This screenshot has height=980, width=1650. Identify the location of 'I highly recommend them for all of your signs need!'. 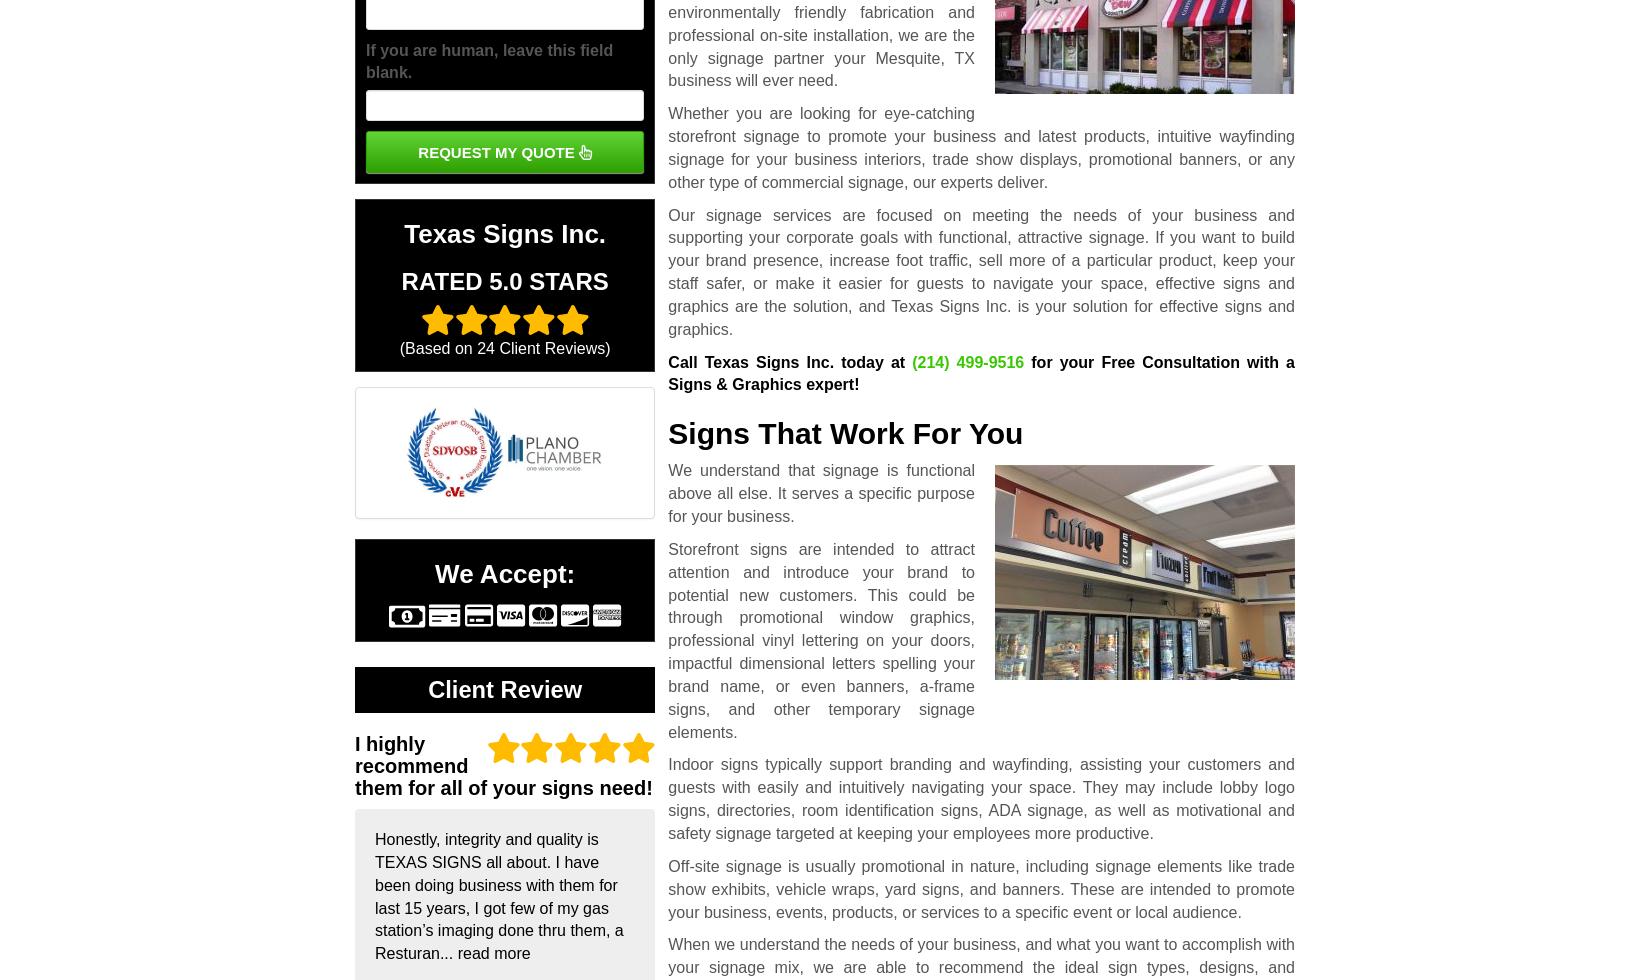
(502, 764).